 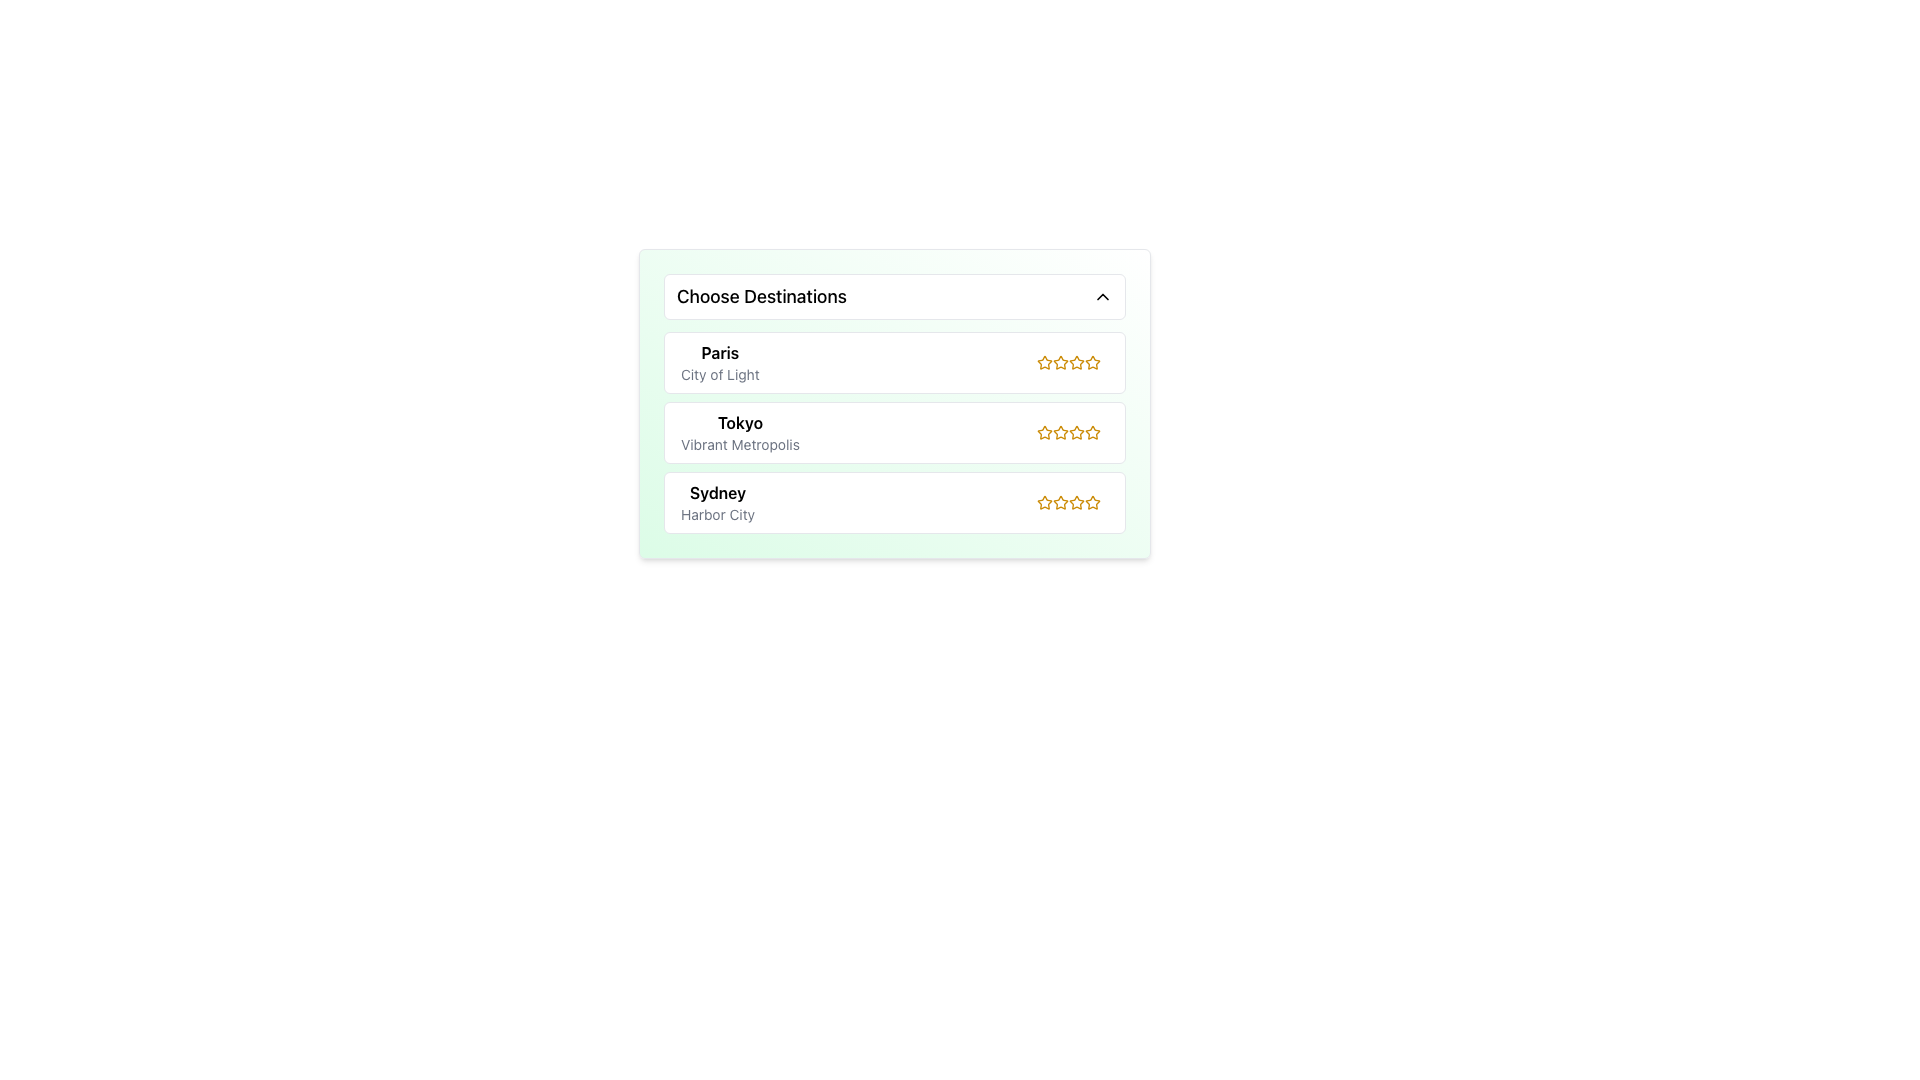 What do you see at coordinates (1068, 362) in the screenshot?
I see `the fourth outlined golden-yellow star` at bounding box center [1068, 362].